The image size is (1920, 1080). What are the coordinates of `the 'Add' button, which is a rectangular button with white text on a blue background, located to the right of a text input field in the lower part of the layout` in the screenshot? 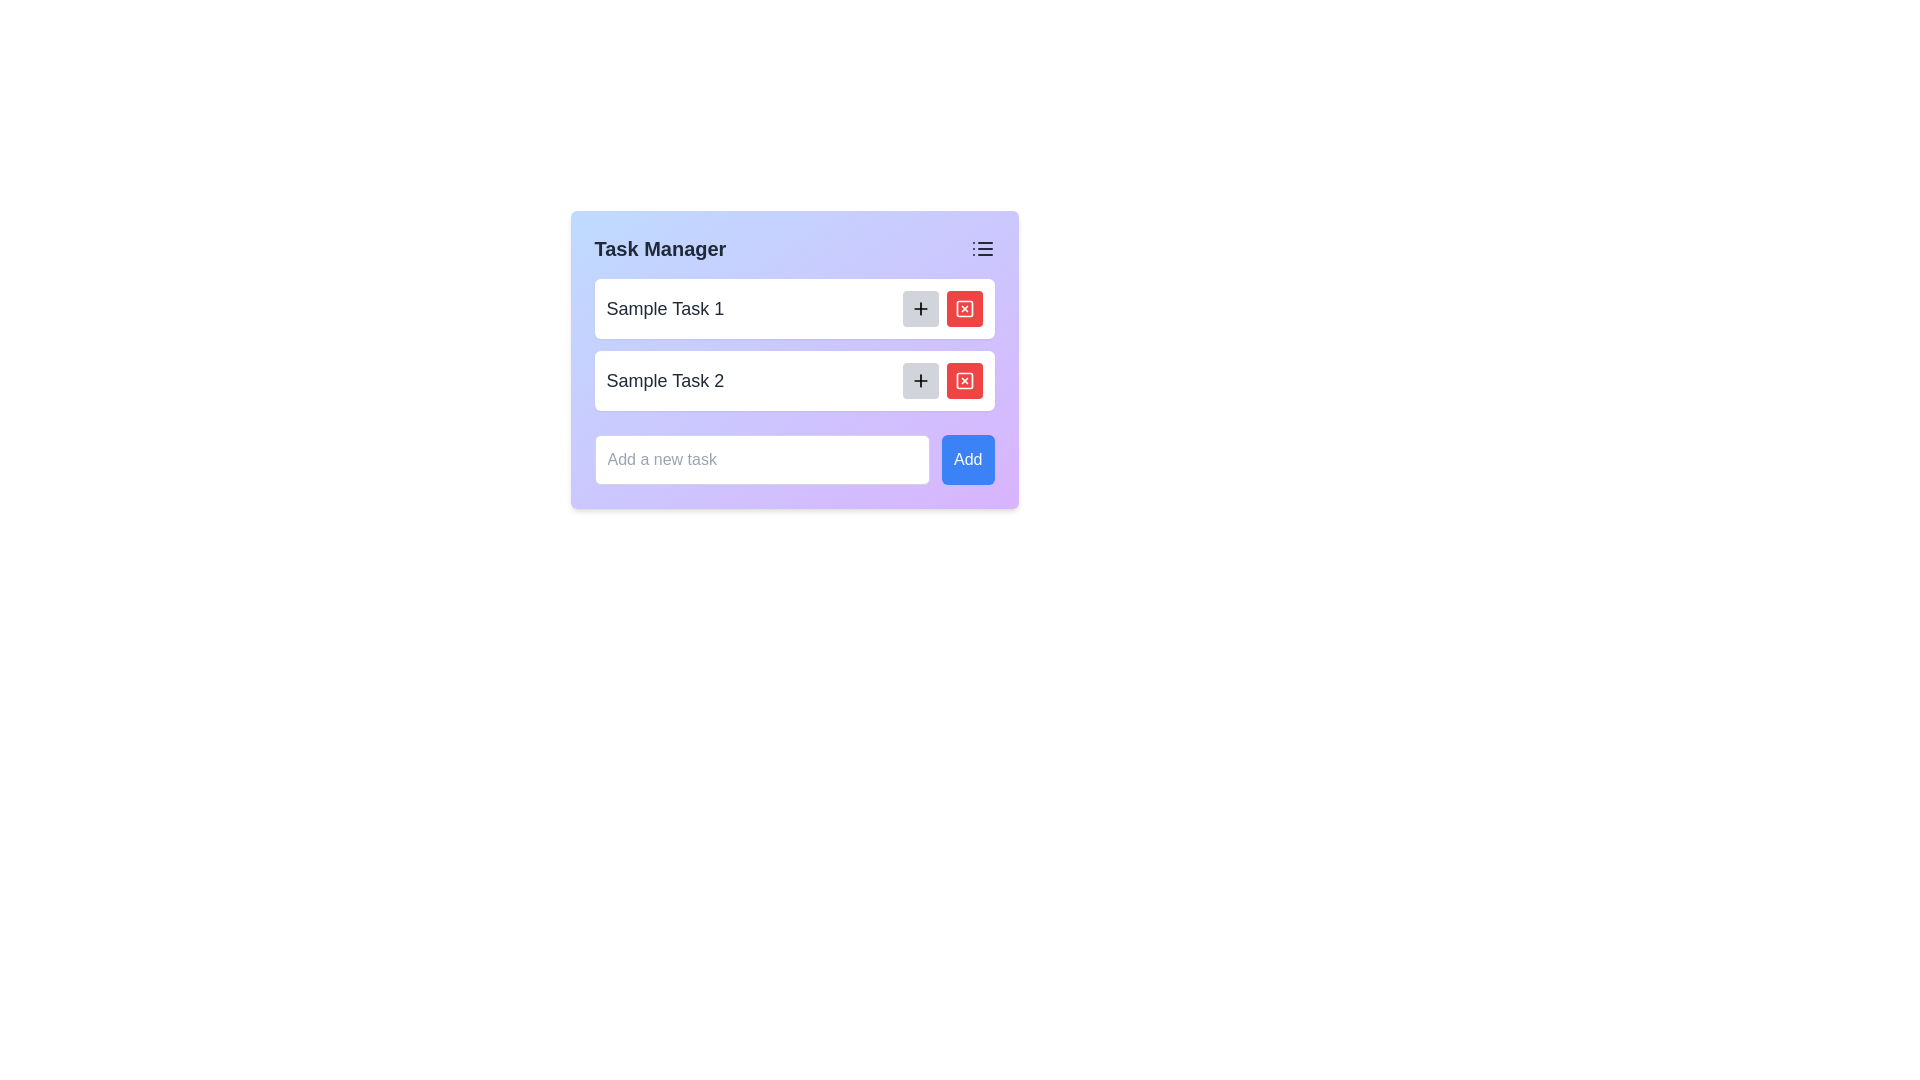 It's located at (968, 459).